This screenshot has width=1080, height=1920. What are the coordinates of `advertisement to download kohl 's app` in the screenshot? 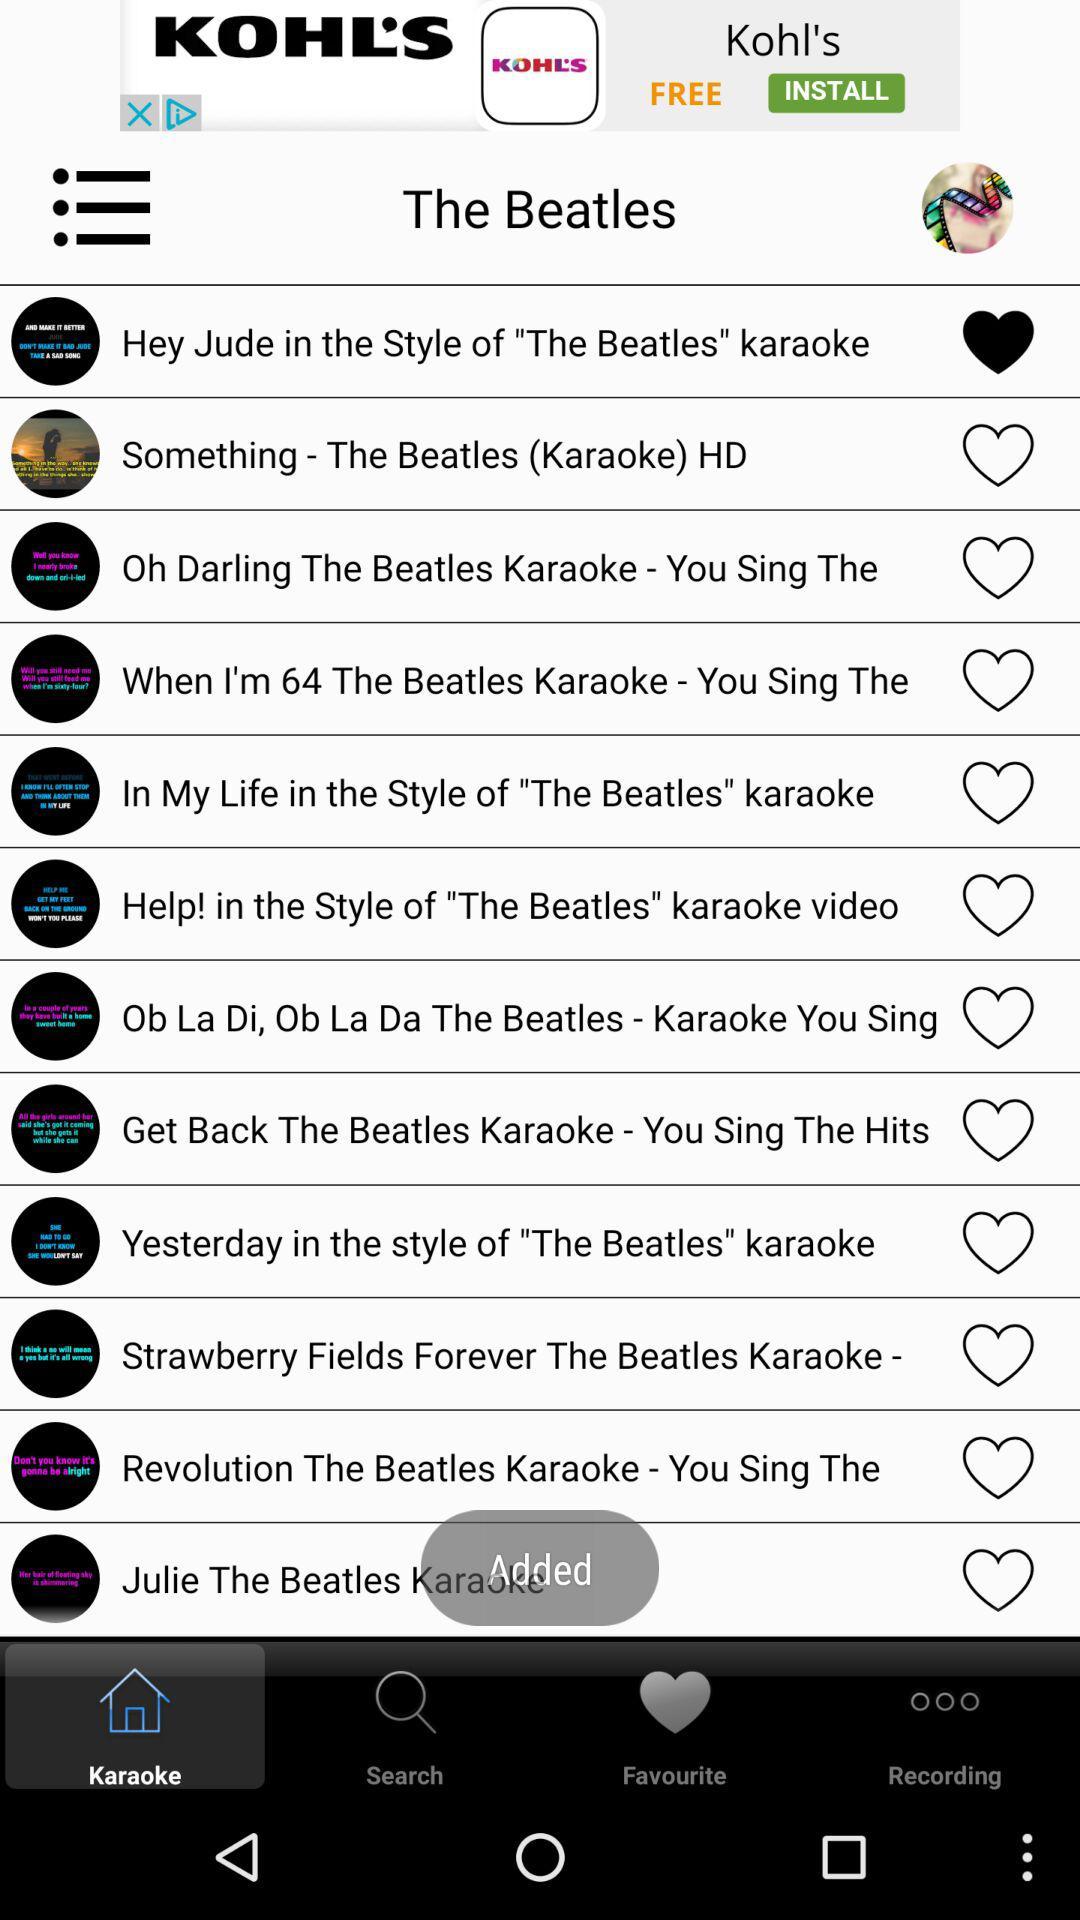 It's located at (540, 65).